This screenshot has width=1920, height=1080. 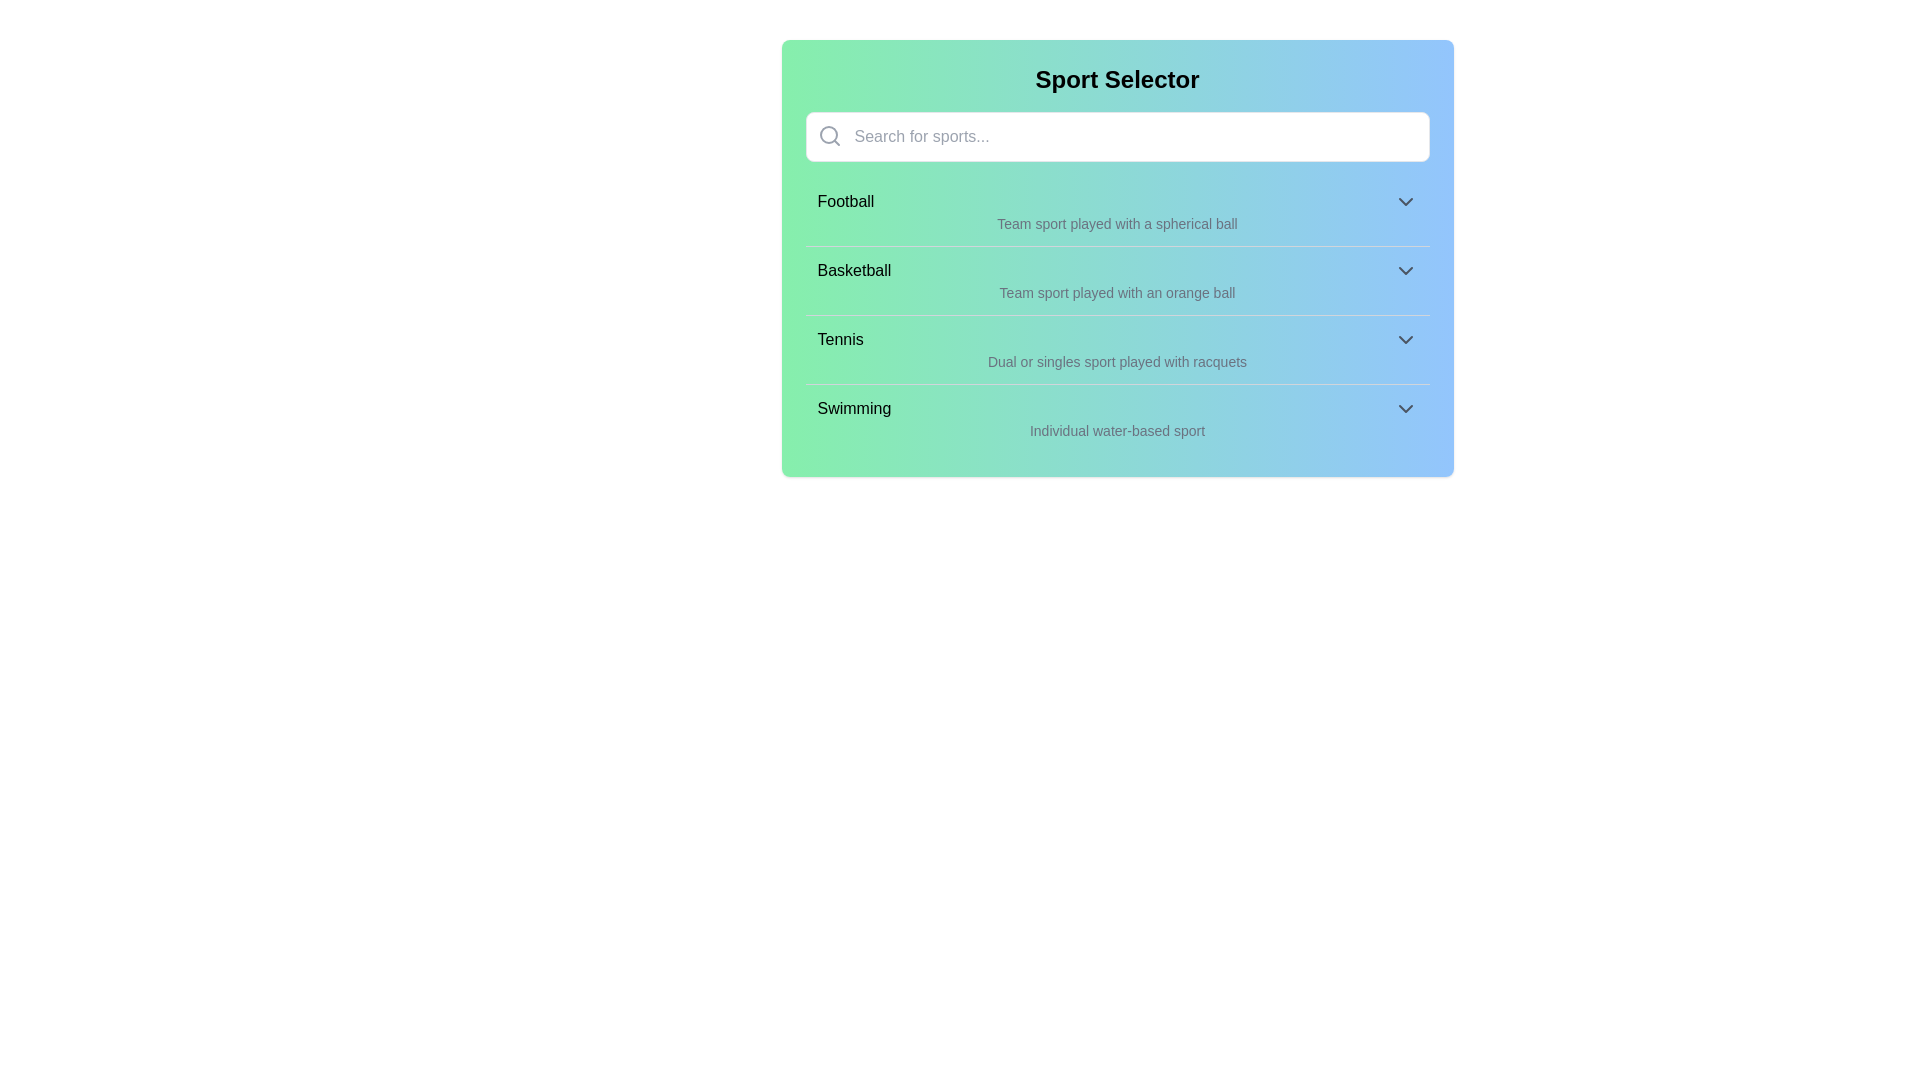 What do you see at coordinates (840, 338) in the screenshot?
I see `the text label displaying 'Tennis'` at bounding box center [840, 338].